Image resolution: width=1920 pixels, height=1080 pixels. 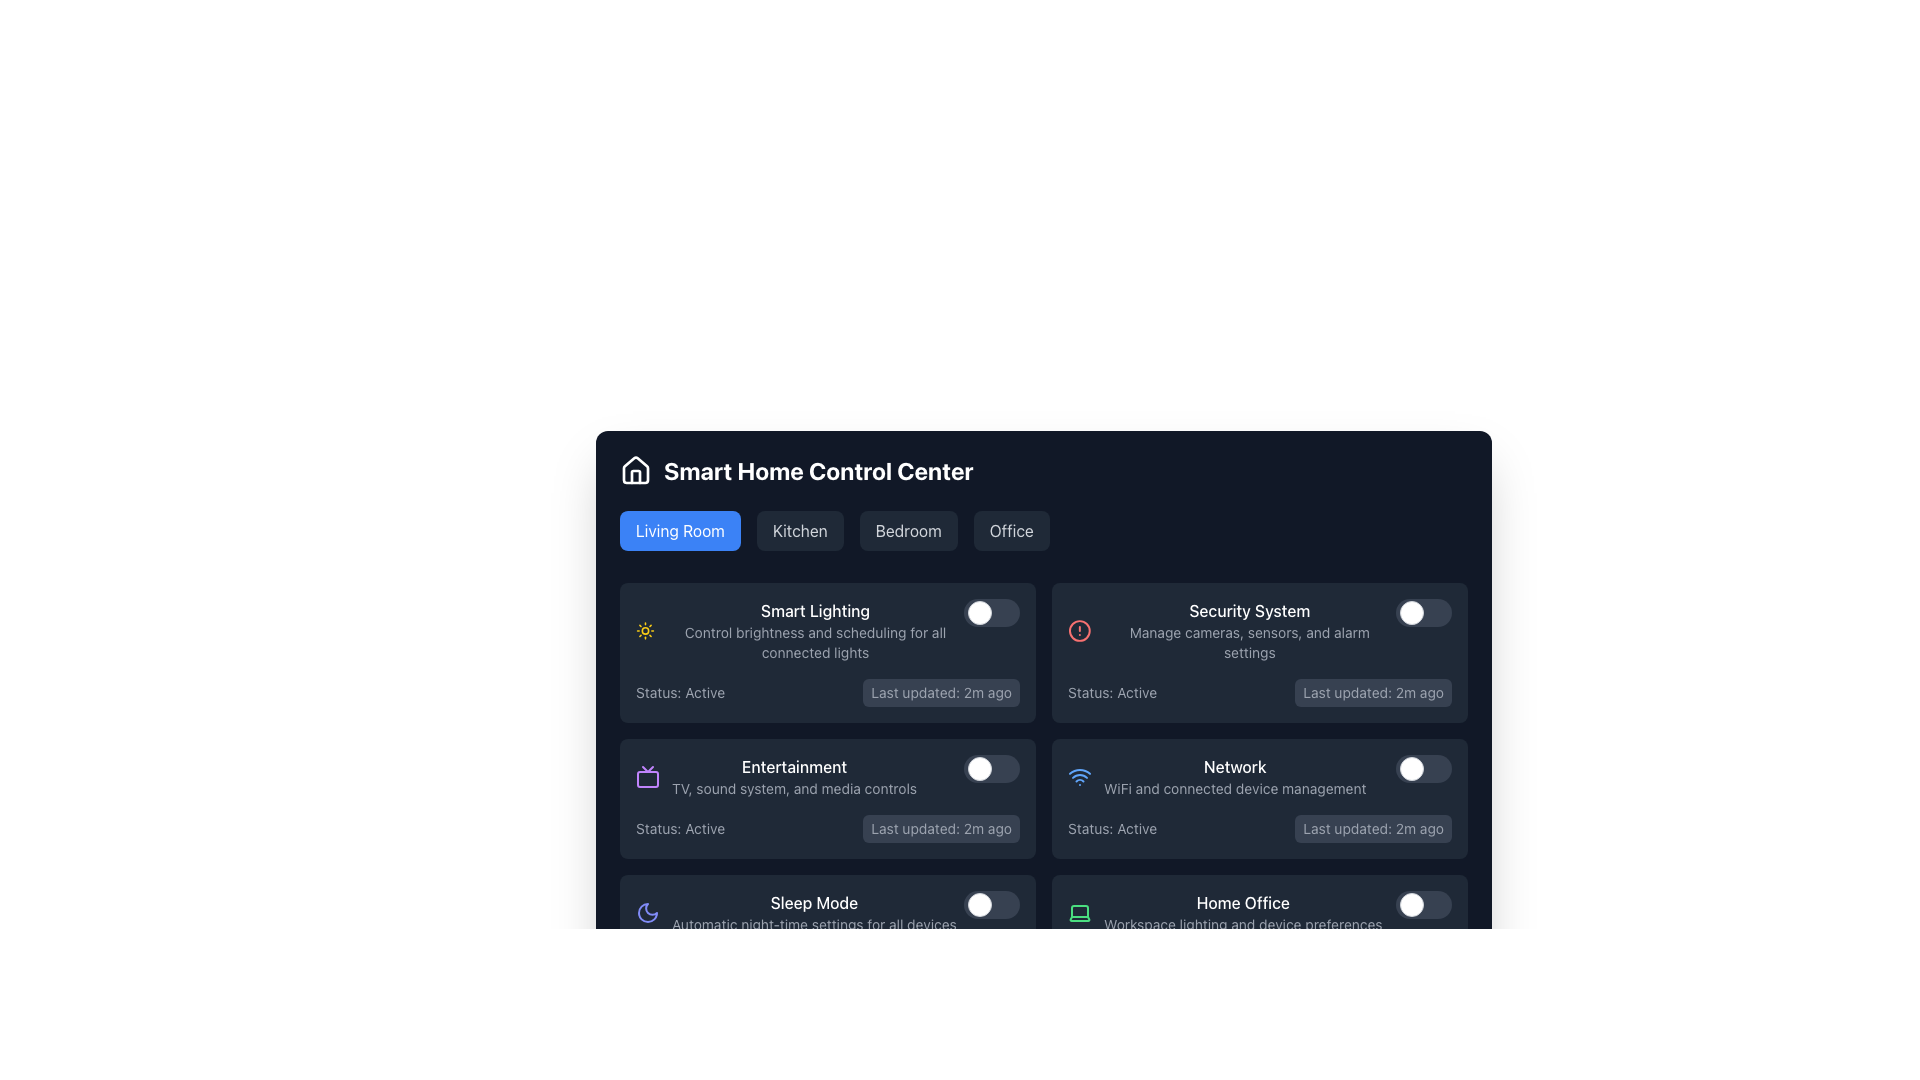 What do you see at coordinates (1248, 609) in the screenshot?
I see `the static text label displaying 'Security System' in white font on a dark background, which is positioned near the top-right area of the interface` at bounding box center [1248, 609].